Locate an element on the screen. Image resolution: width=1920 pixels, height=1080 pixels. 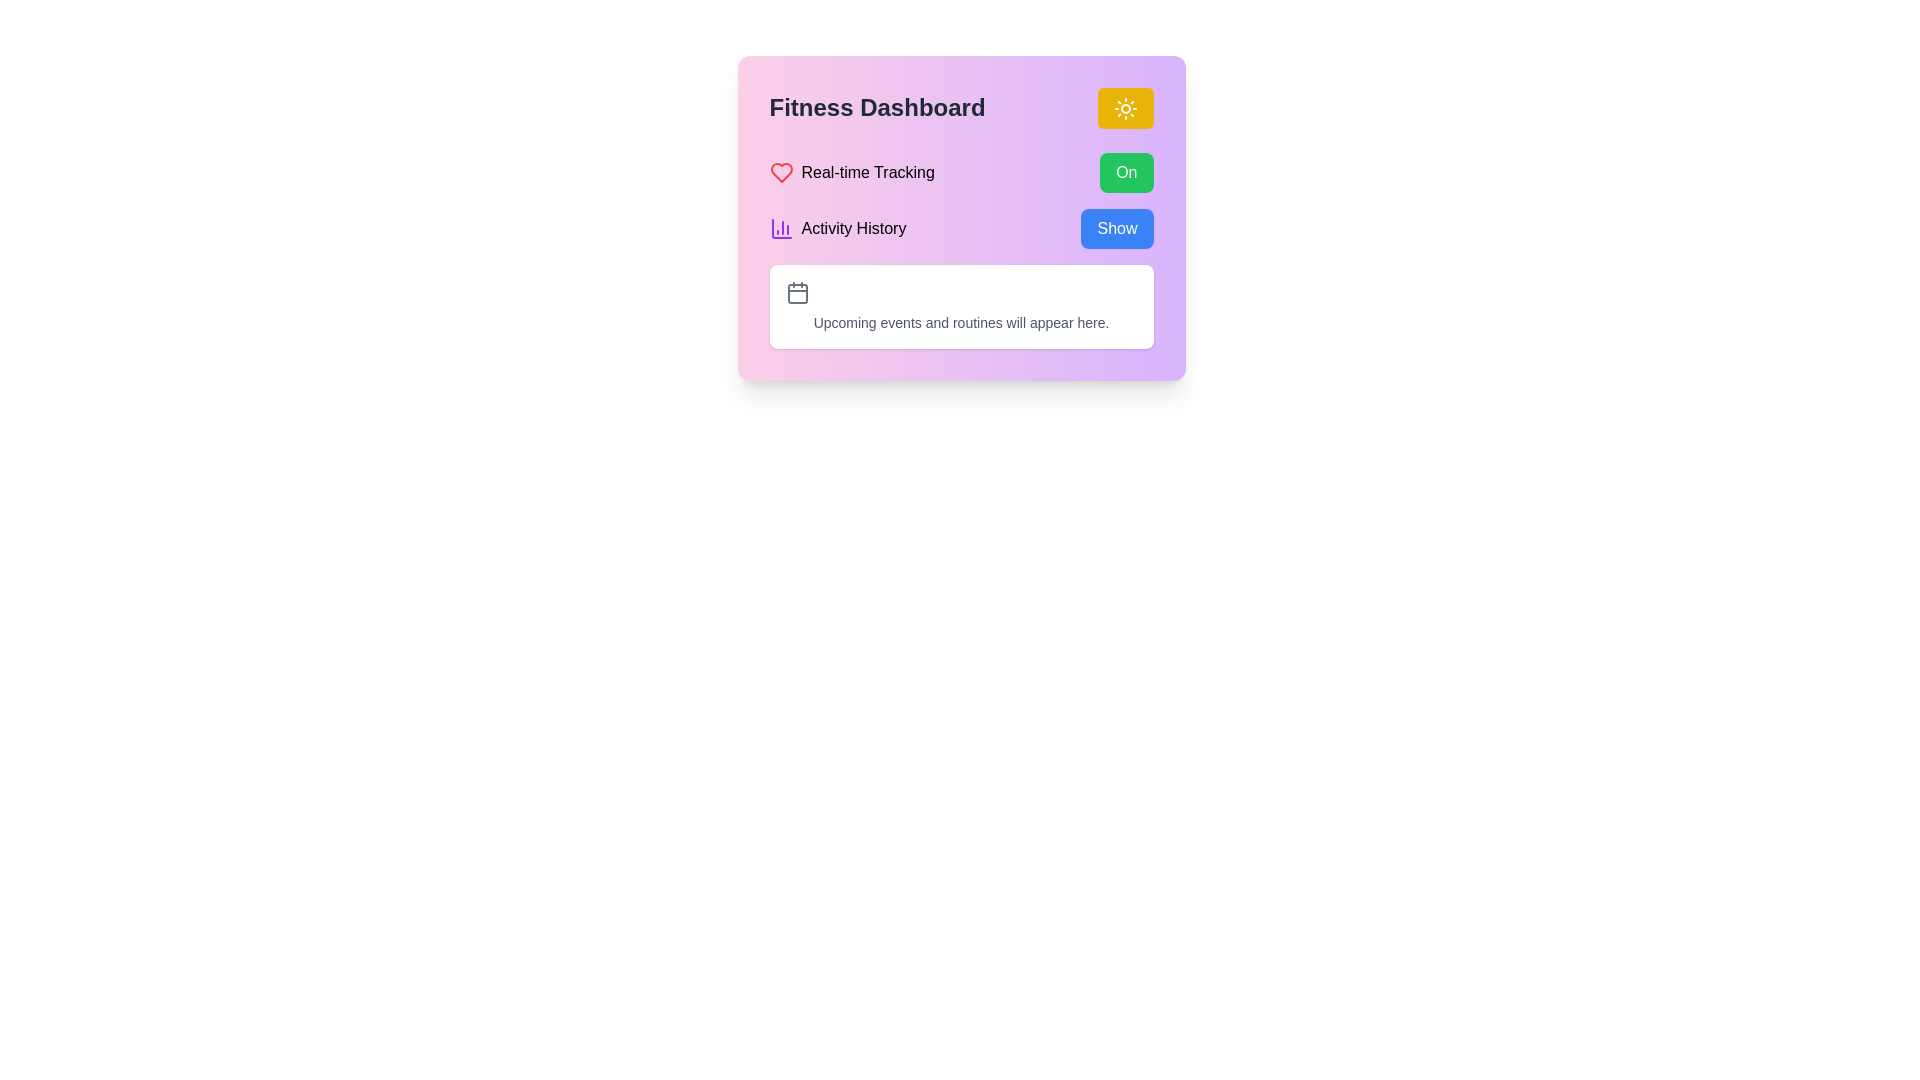
the static text element that serves as a label for the real-time tracking functionality, positioned below 'Fitness Dashboard' and above 'Activity History' is located at coordinates (868, 171).